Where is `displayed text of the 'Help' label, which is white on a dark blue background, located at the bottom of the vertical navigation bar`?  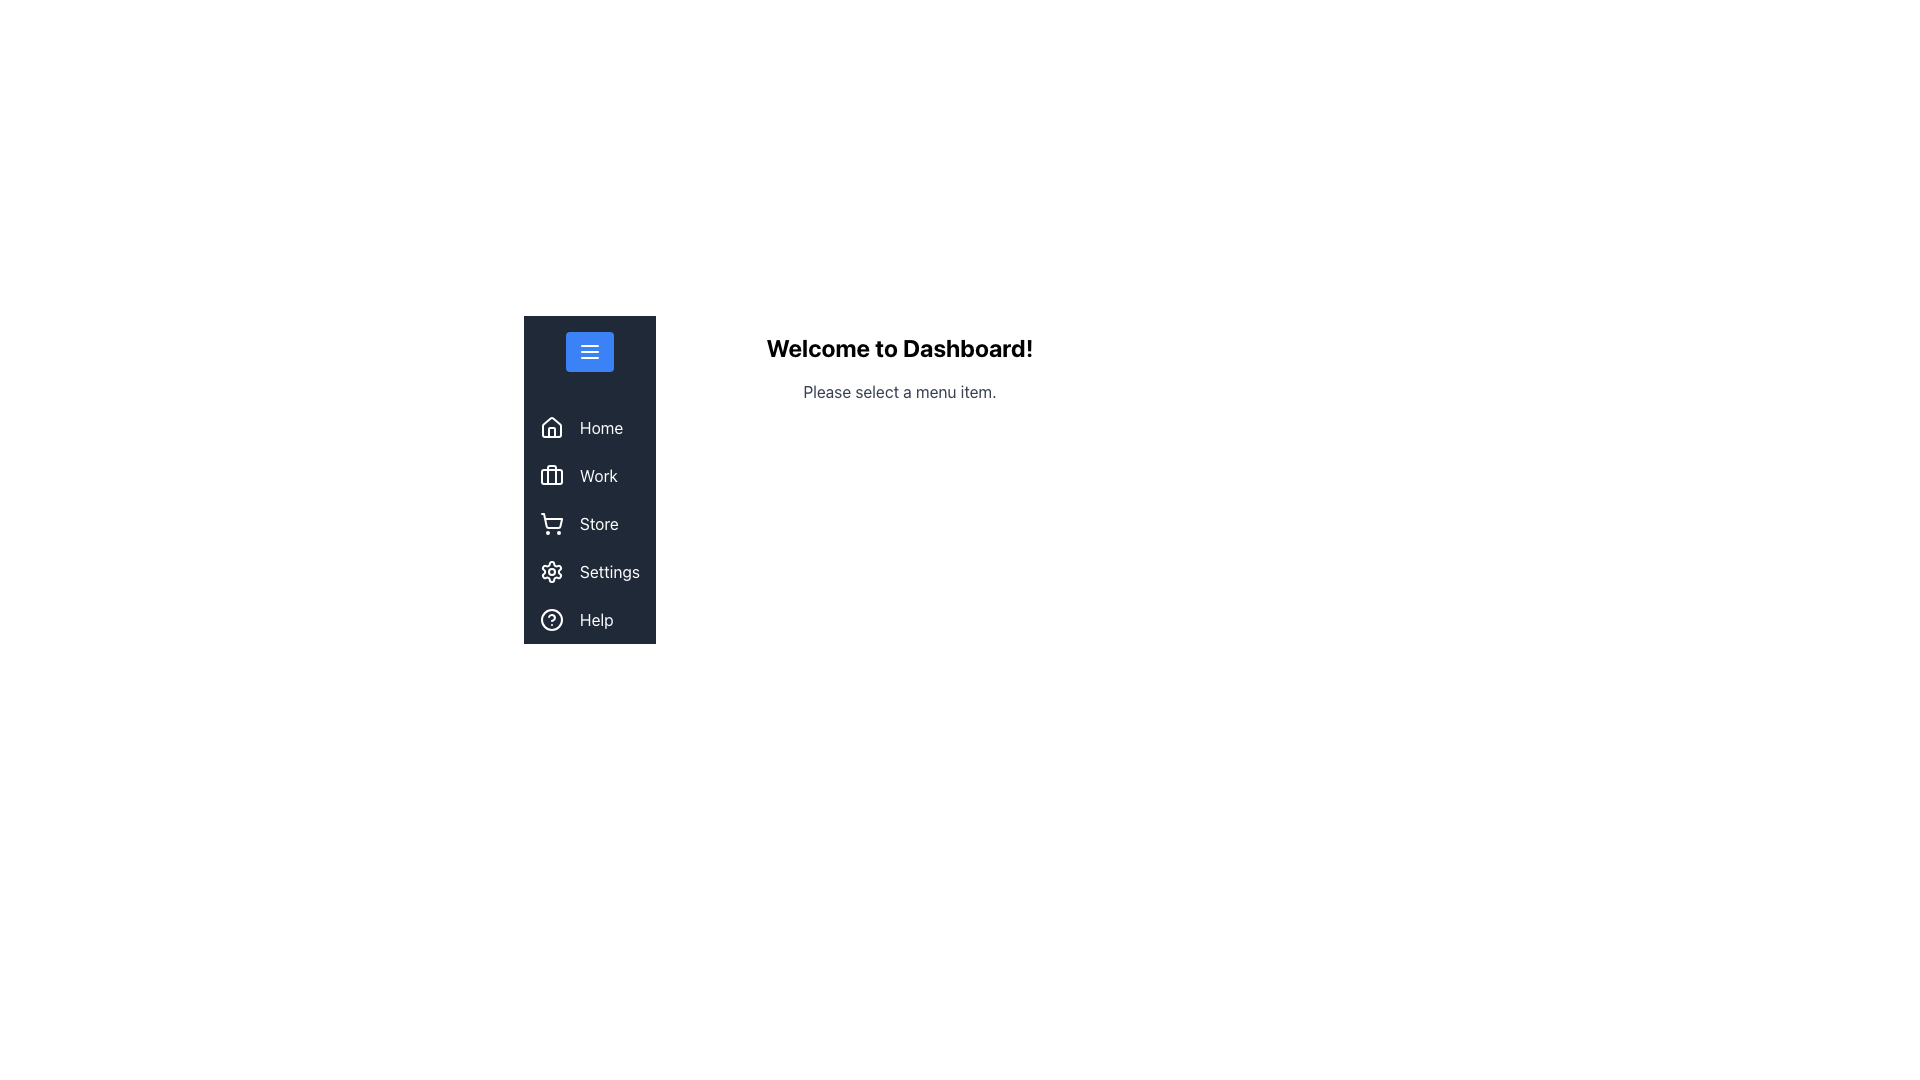 displayed text of the 'Help' label, which is white on a dark blue background, located at the bottom of the vertical navigation bar is located at coordinates (595, 619).